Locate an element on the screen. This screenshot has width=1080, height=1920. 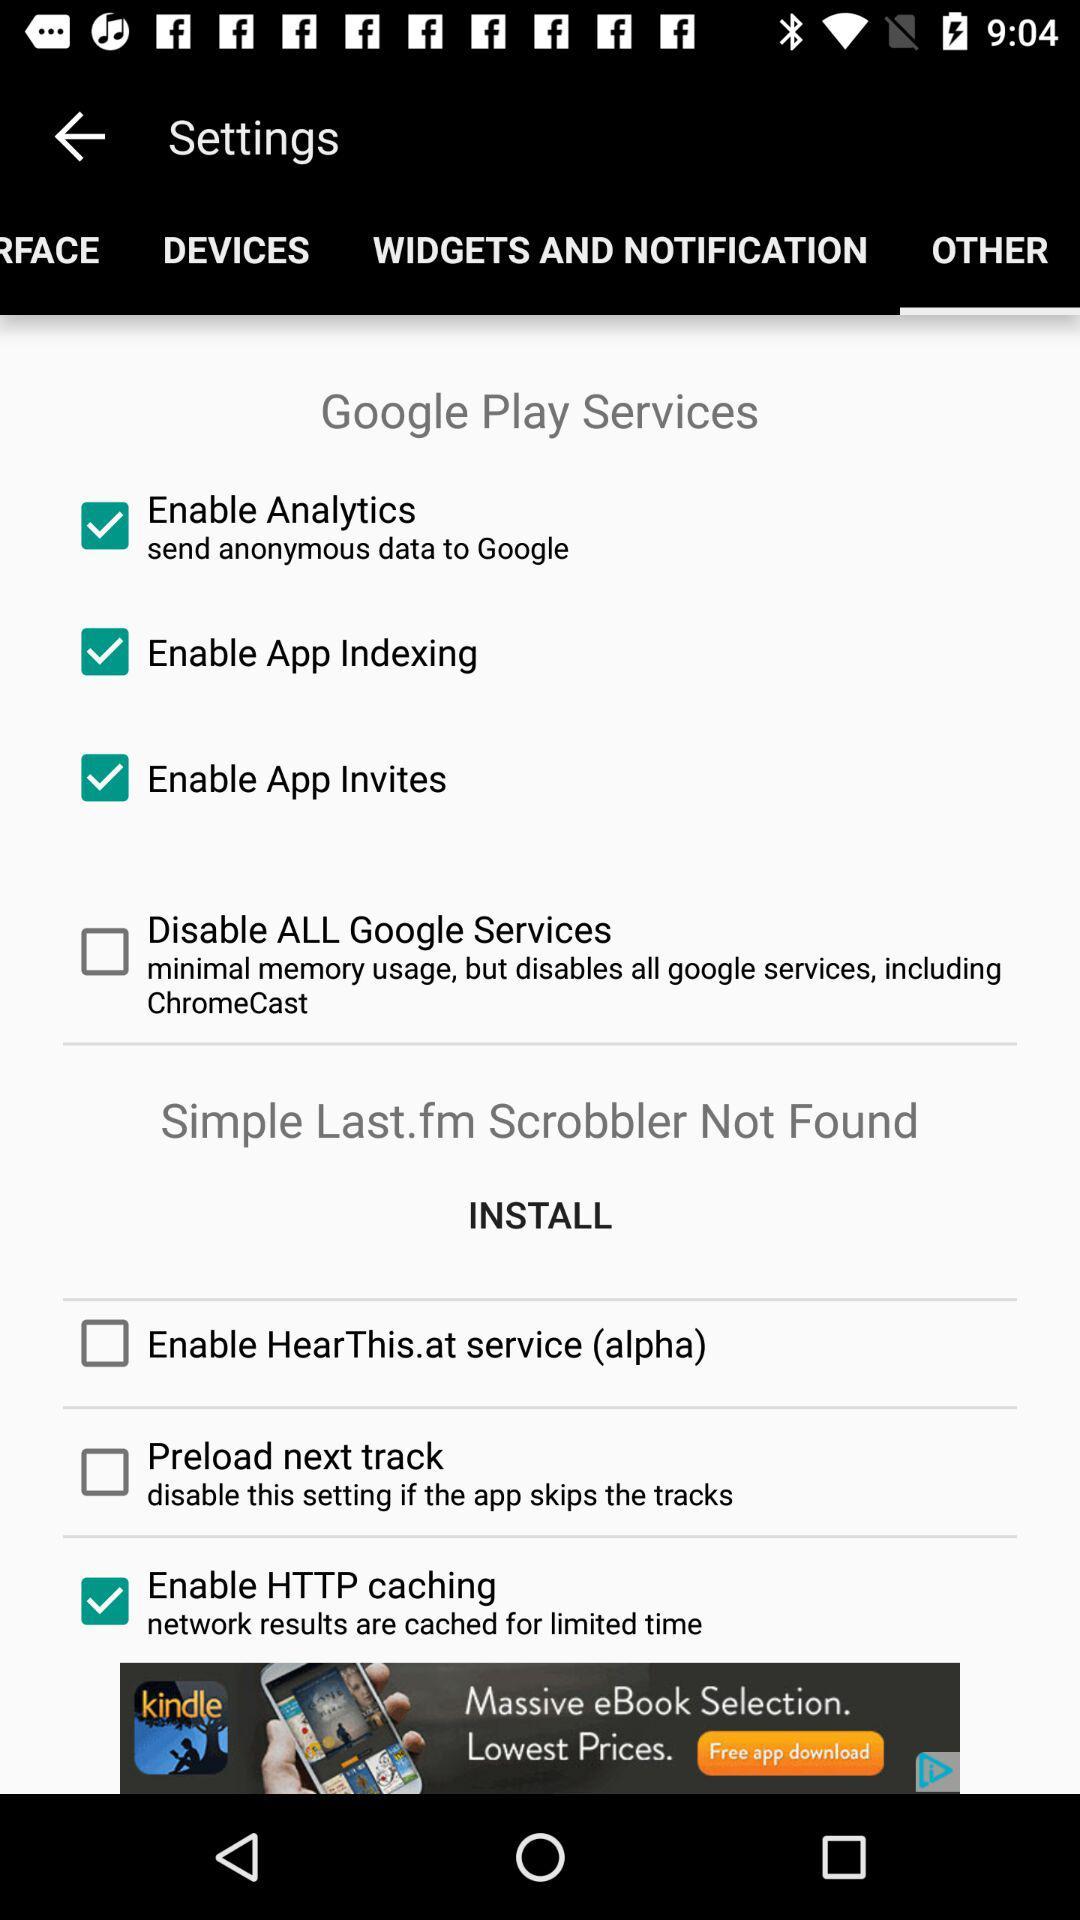
the text which is right to widgets and notification is located at coordinates (990, 248).